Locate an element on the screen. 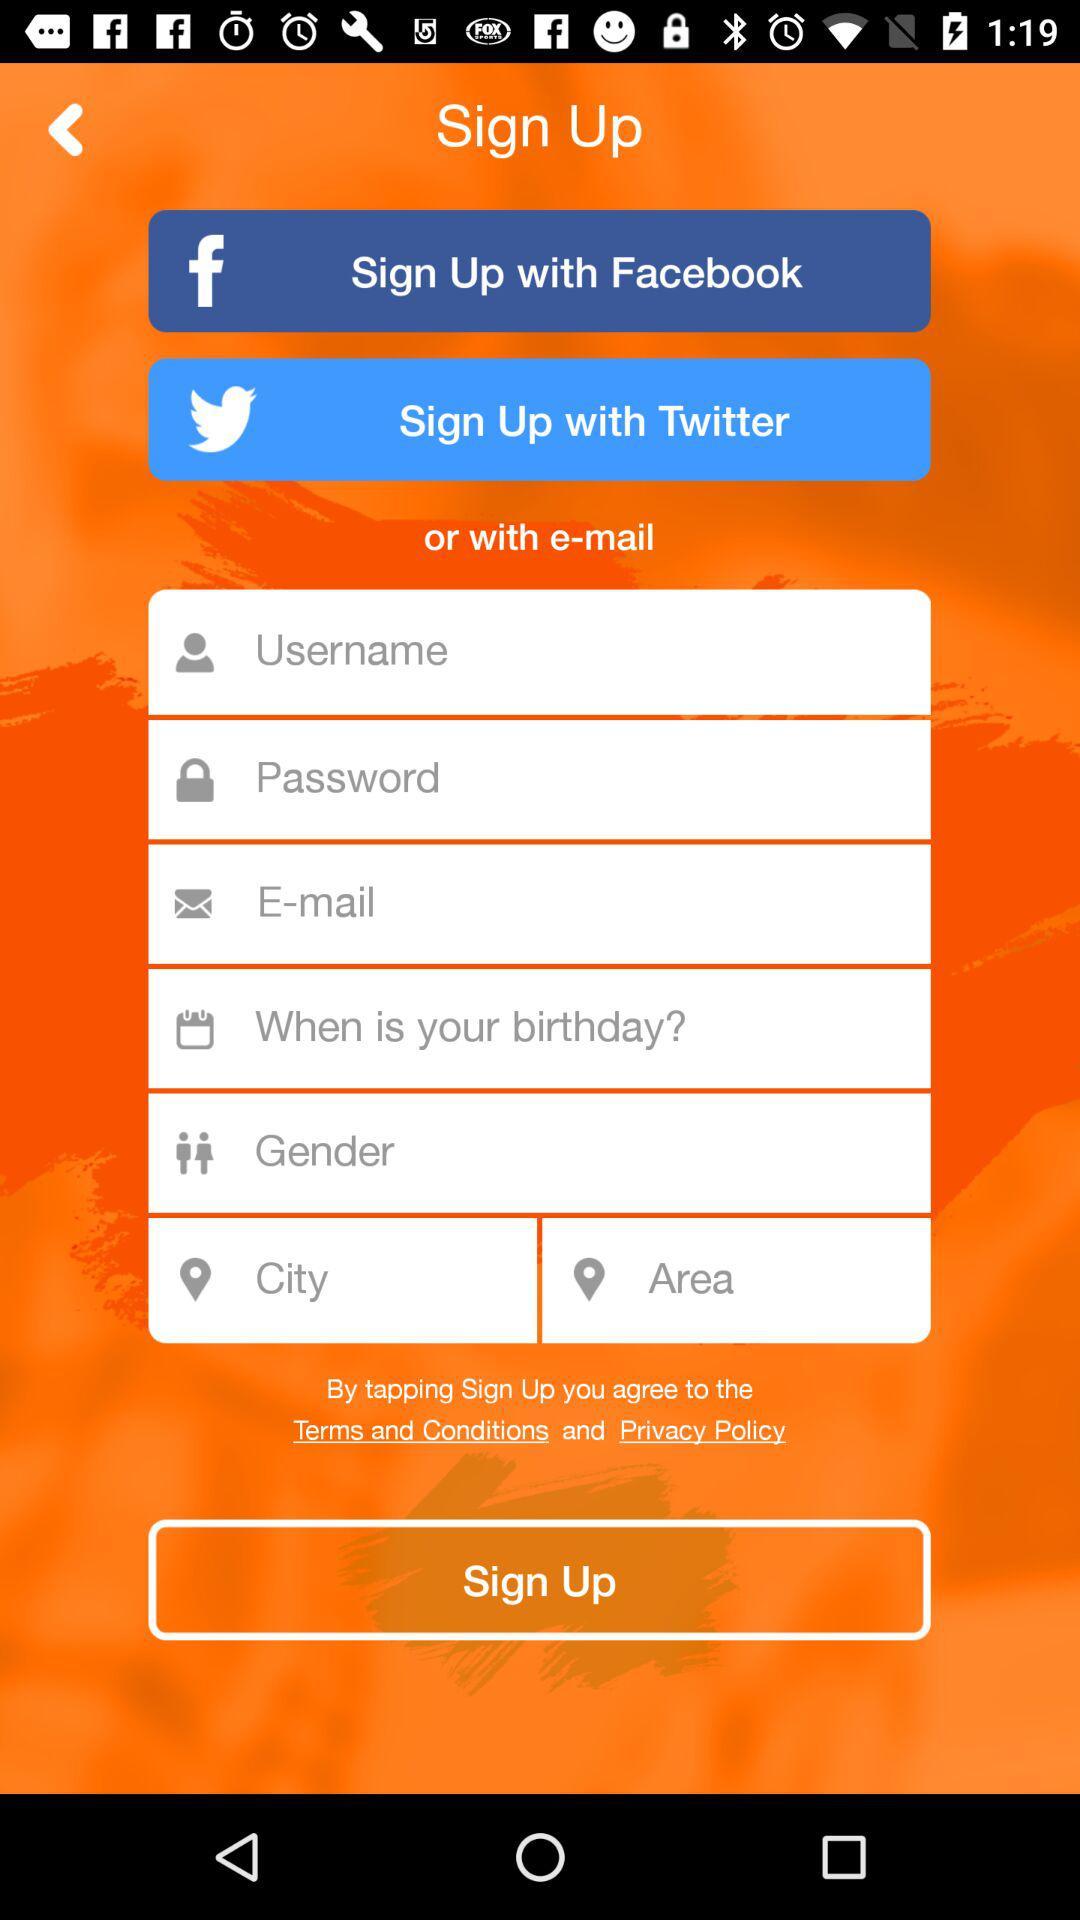 The image size is (1080, 1920). the icon at the bottom right corner is located at coordinates (782, 1280).